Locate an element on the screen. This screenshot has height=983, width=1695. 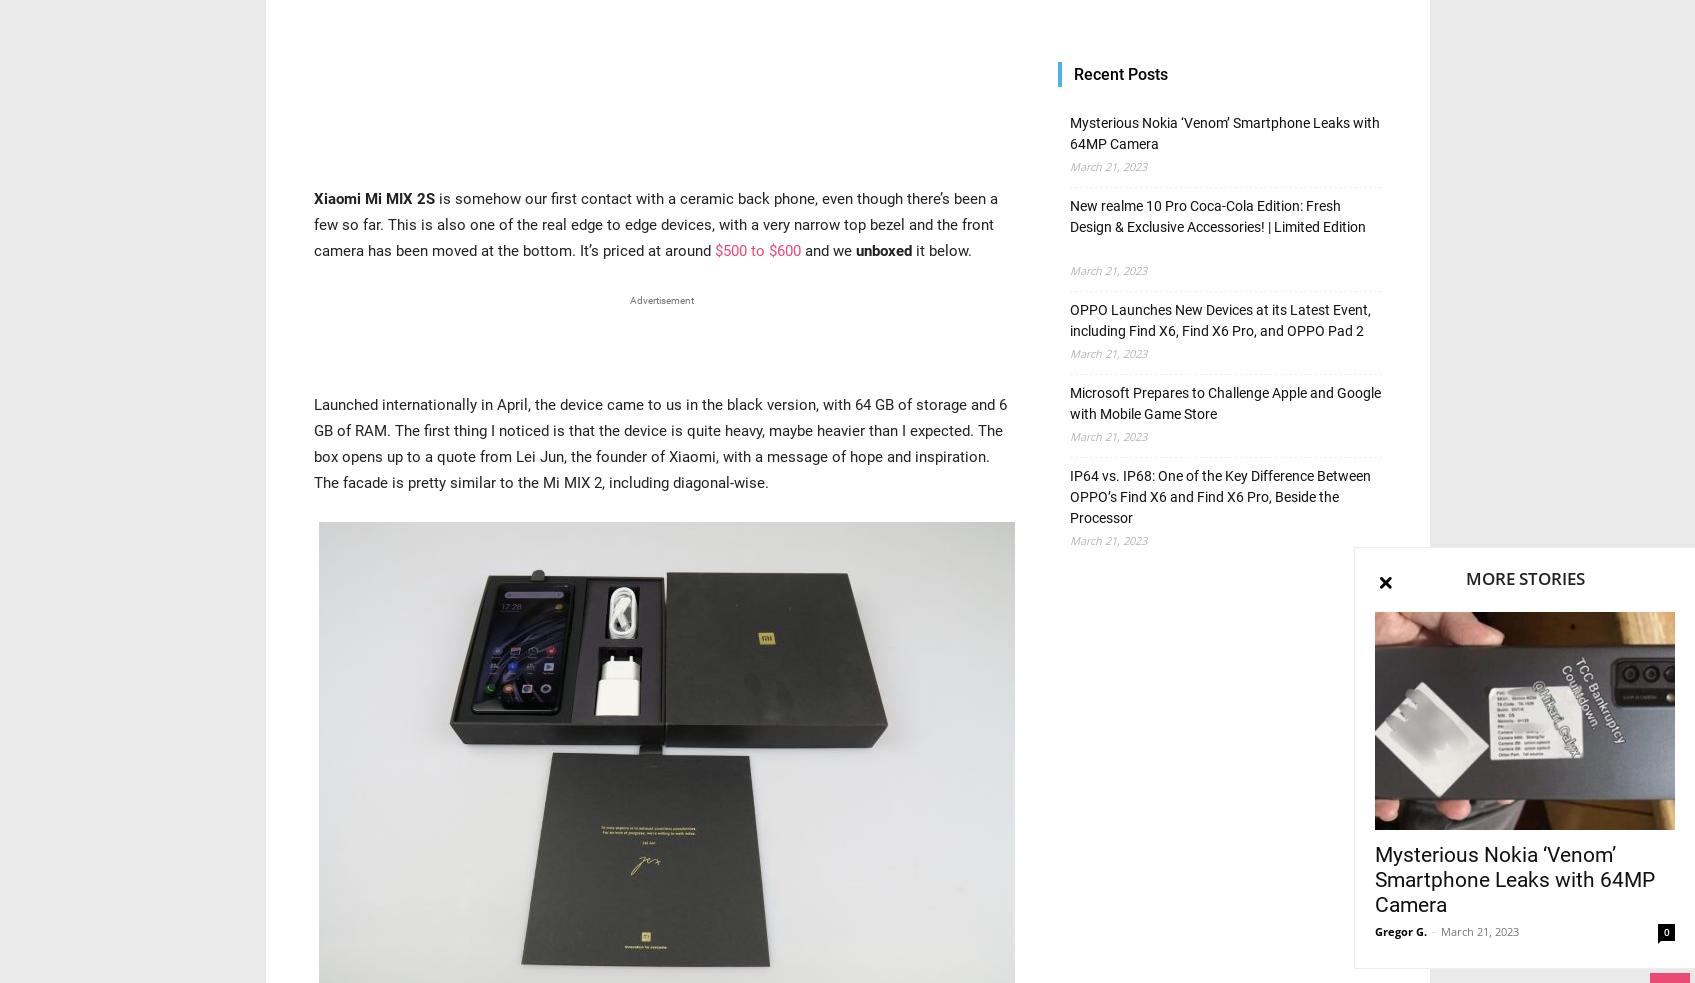
'Microsoft Prepares to Challenge Apple and Google with Mobile Game Store' is located at coordinates (1224, 402).